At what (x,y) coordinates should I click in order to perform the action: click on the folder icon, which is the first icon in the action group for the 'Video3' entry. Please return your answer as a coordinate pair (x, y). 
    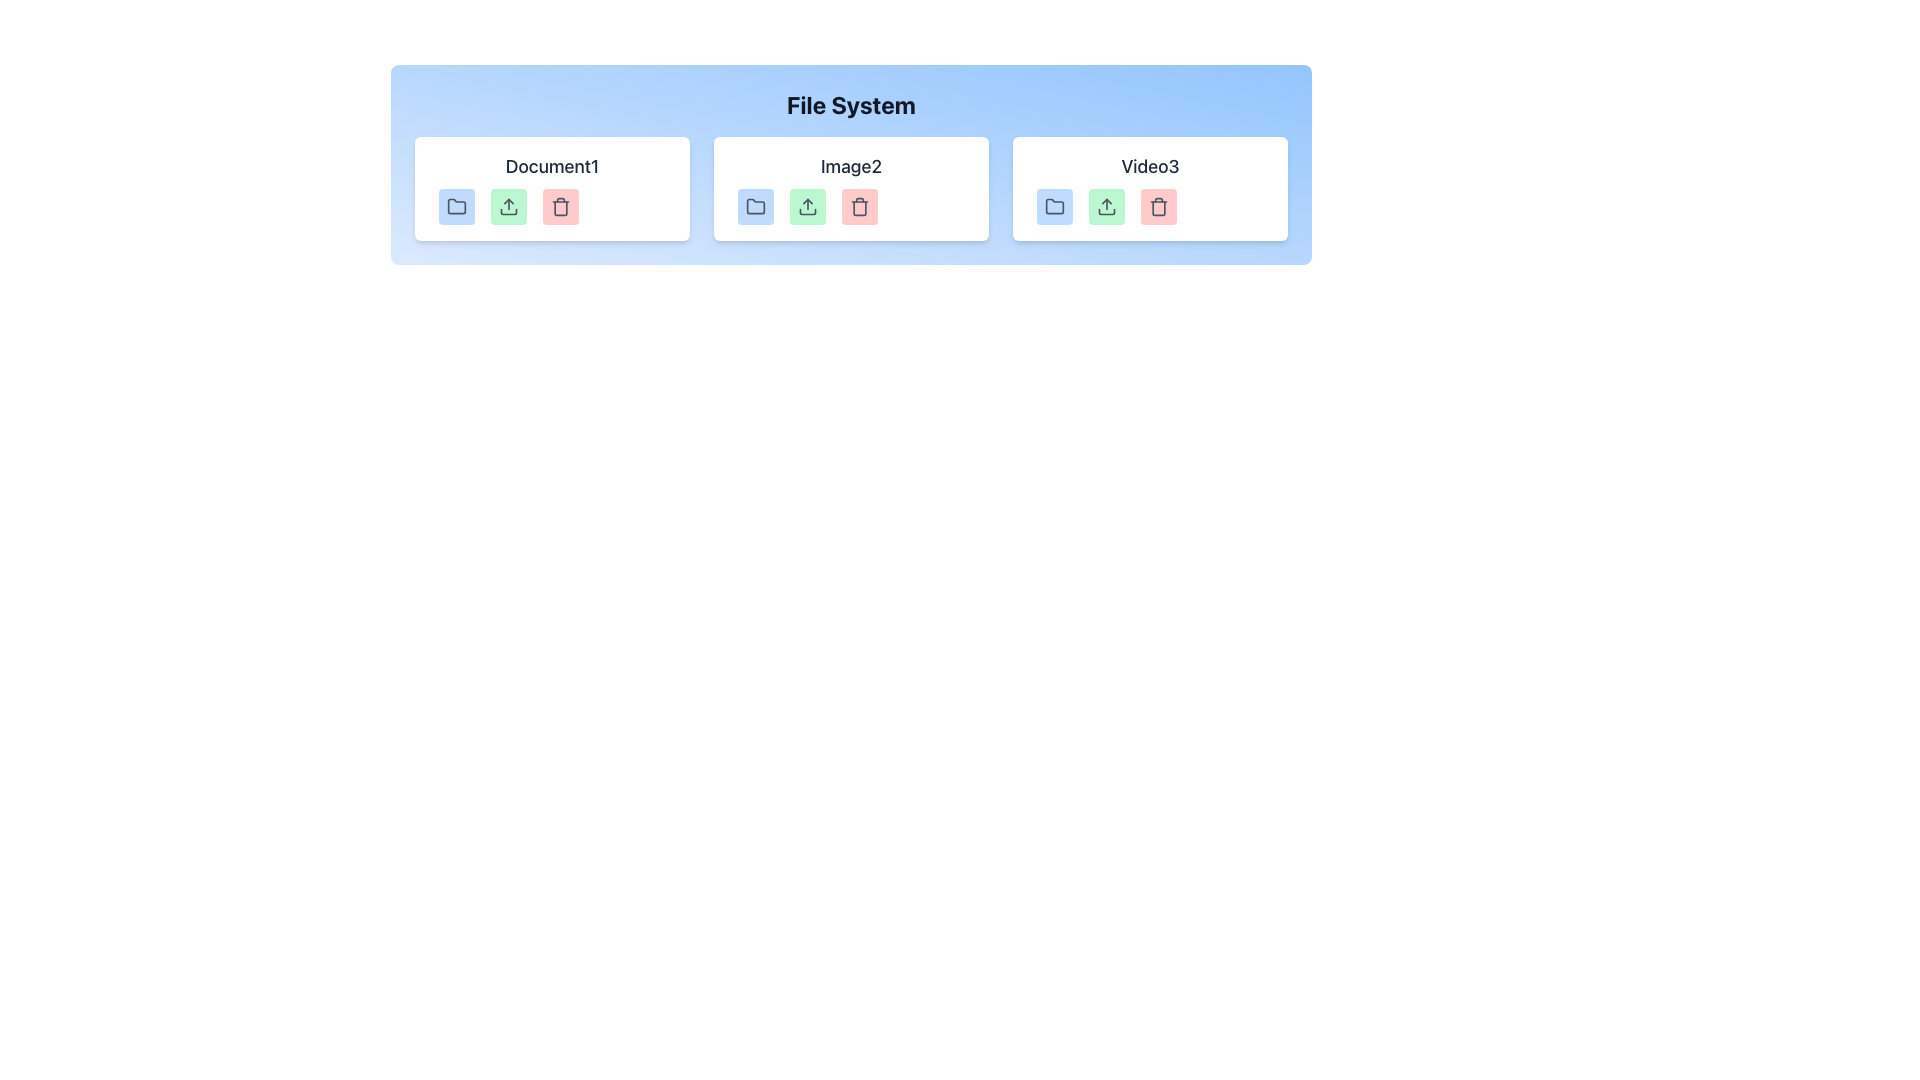
    Looking at the image, I should click on (1054, 205).